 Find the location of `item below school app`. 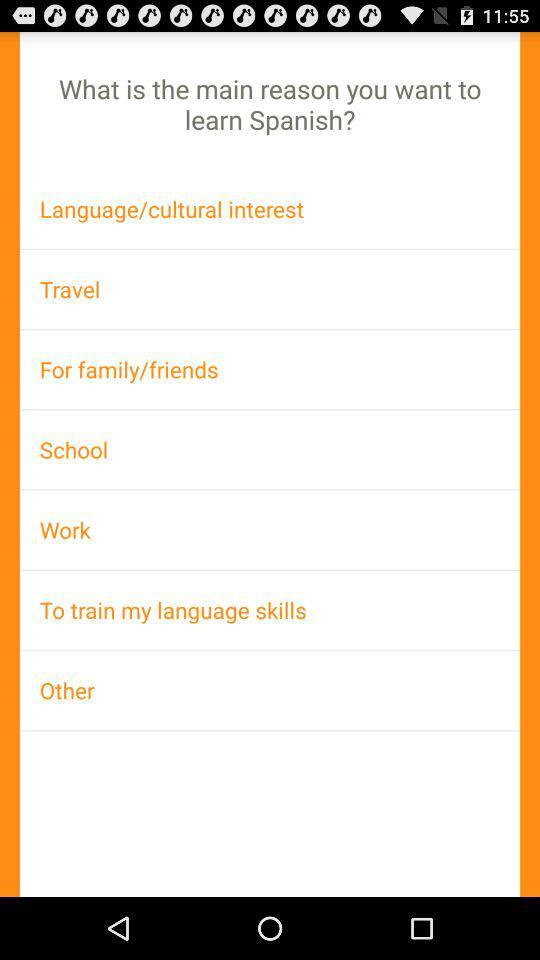

item below school app is located at coordinates (270, 528).